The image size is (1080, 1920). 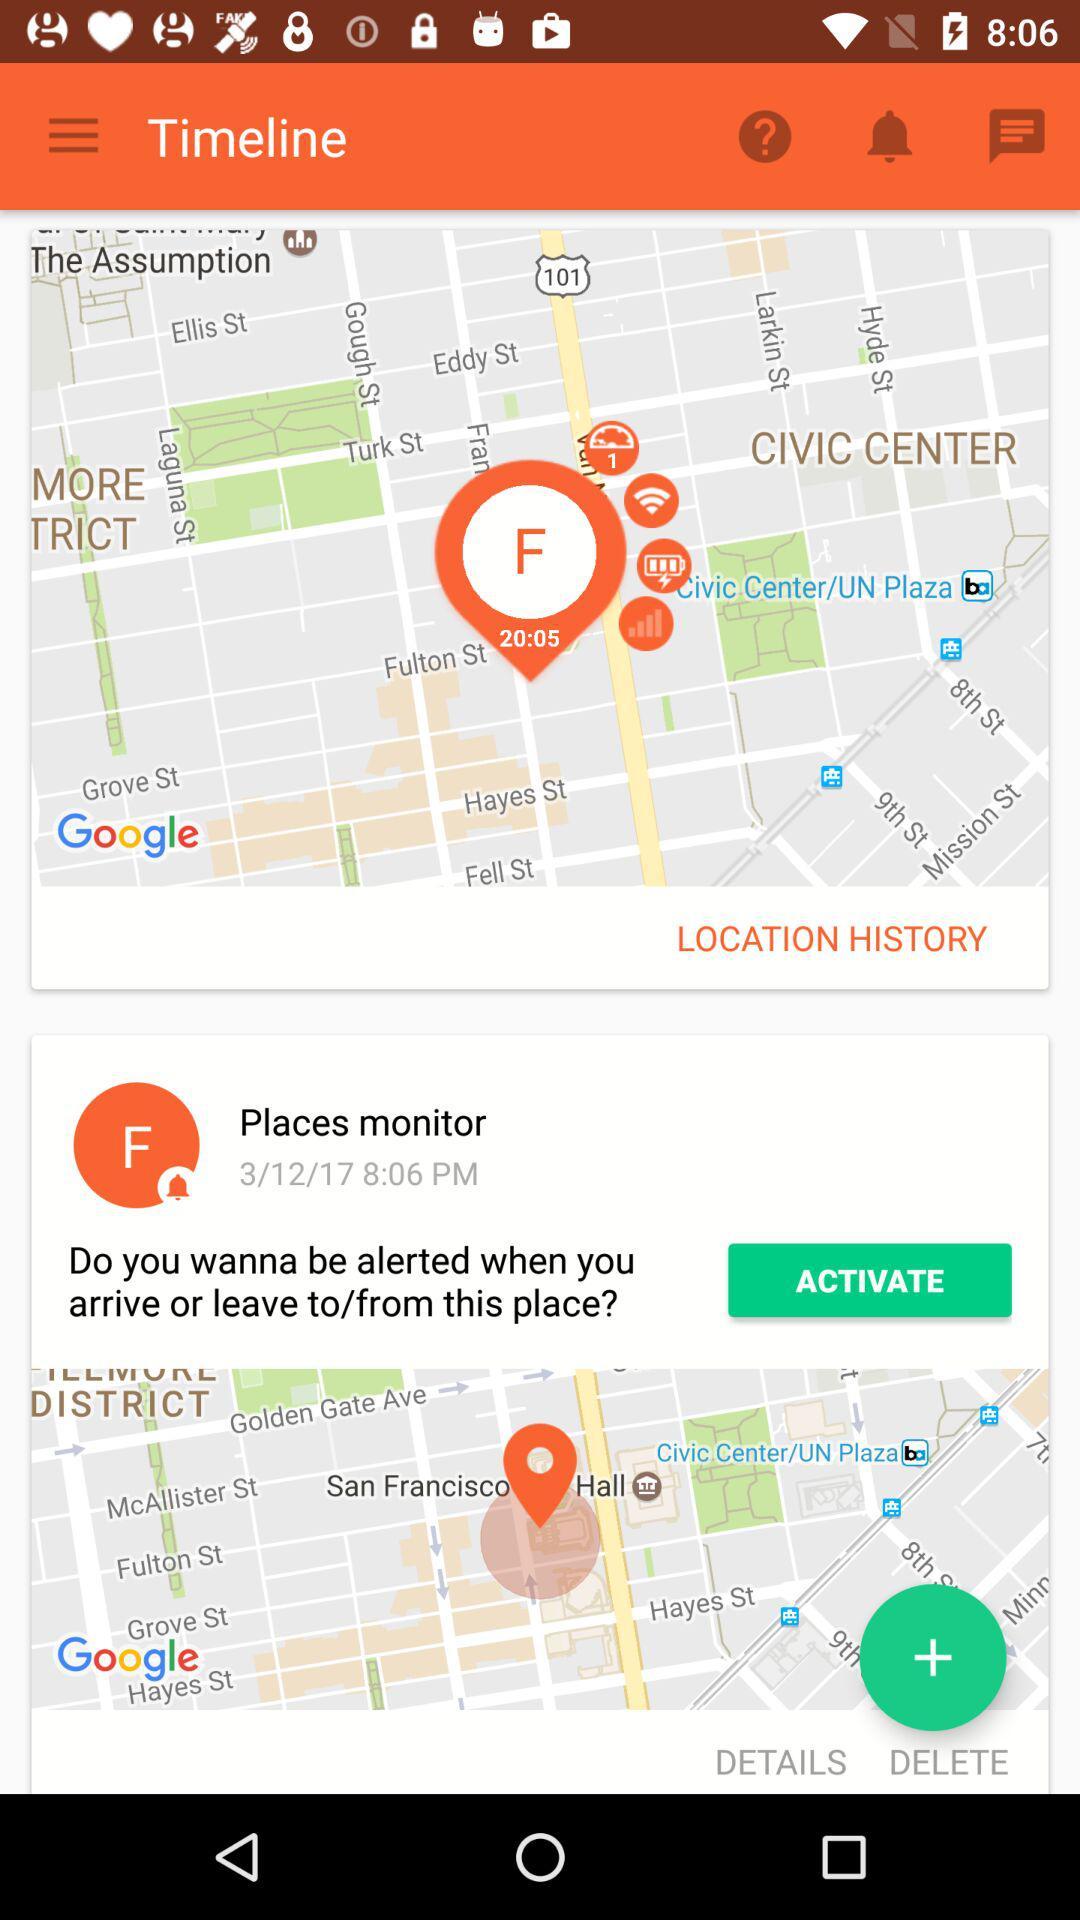 I want to click on the f icon, so click(x=135, y=1145).